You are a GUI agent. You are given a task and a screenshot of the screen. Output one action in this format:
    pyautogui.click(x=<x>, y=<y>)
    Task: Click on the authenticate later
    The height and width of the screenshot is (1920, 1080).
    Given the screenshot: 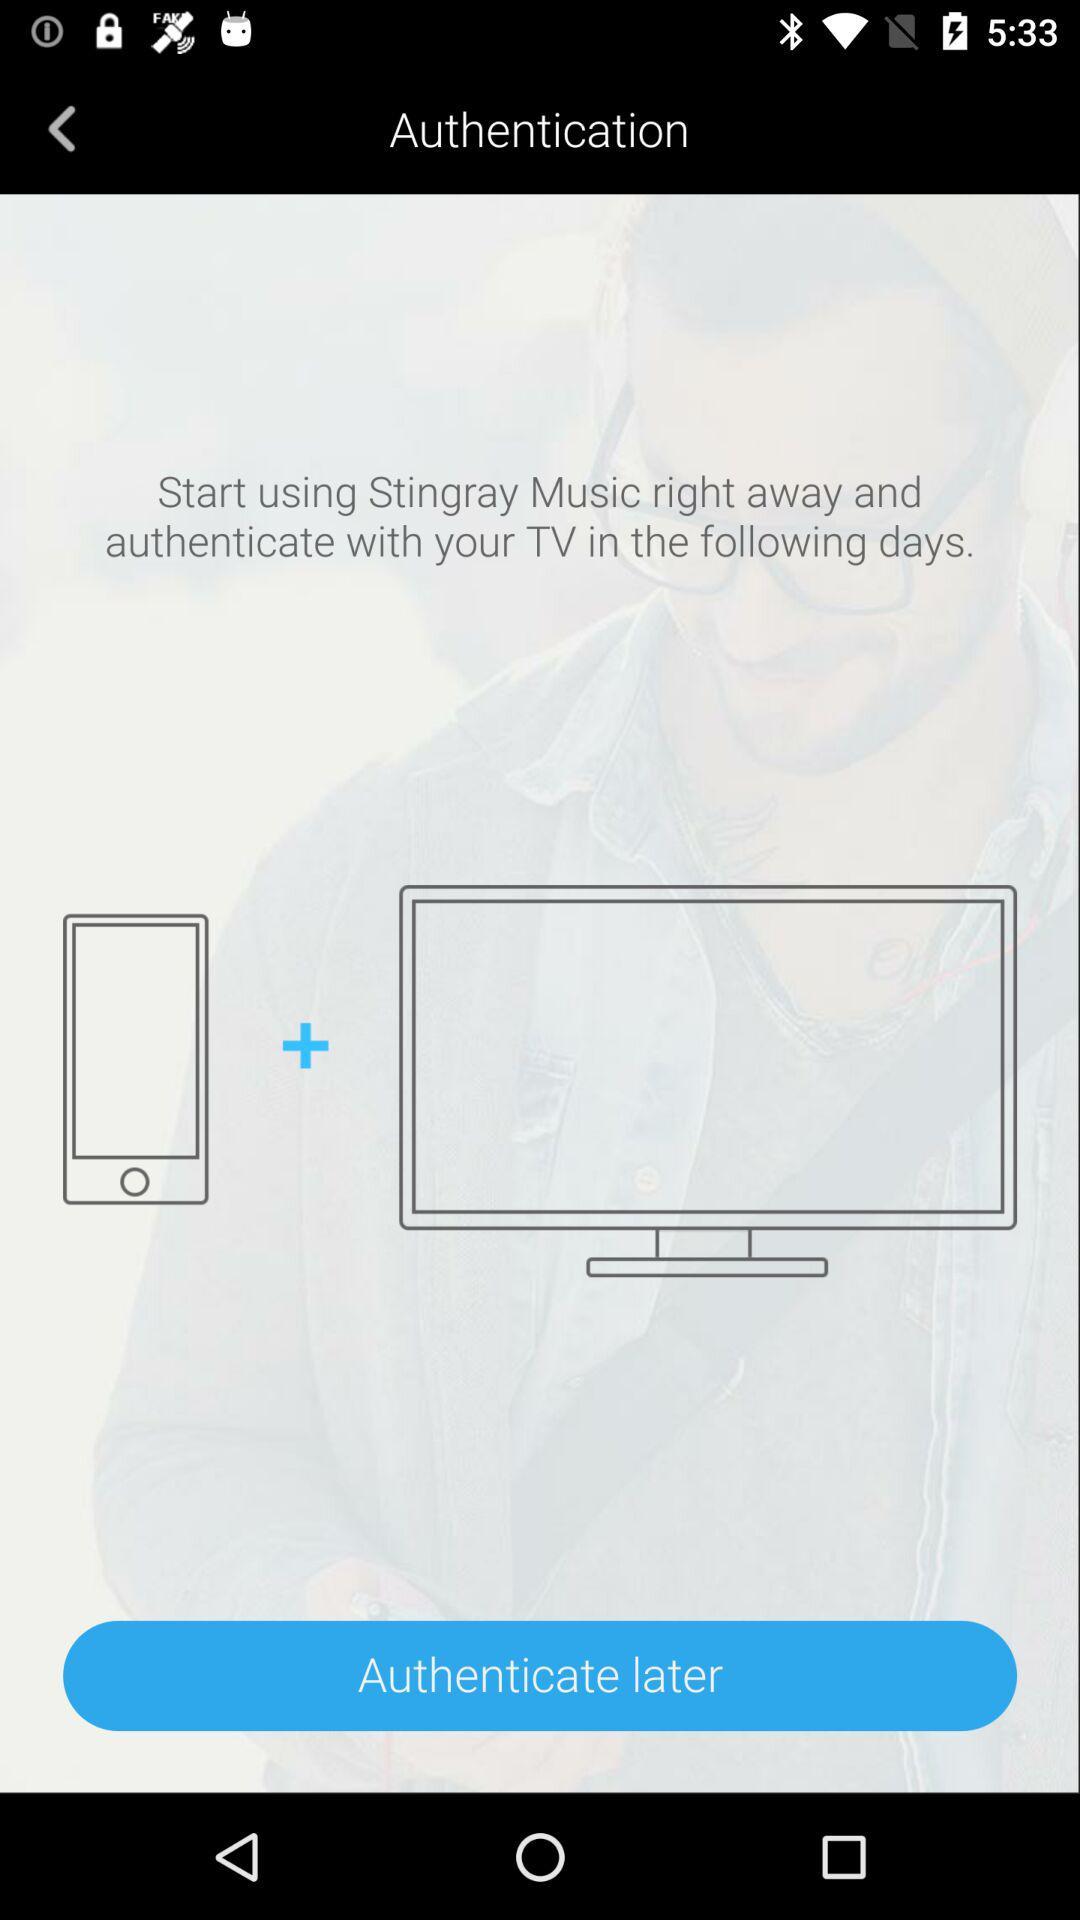 What is the action you would take?
    pyautogui.click(x=540, y=1675)
    